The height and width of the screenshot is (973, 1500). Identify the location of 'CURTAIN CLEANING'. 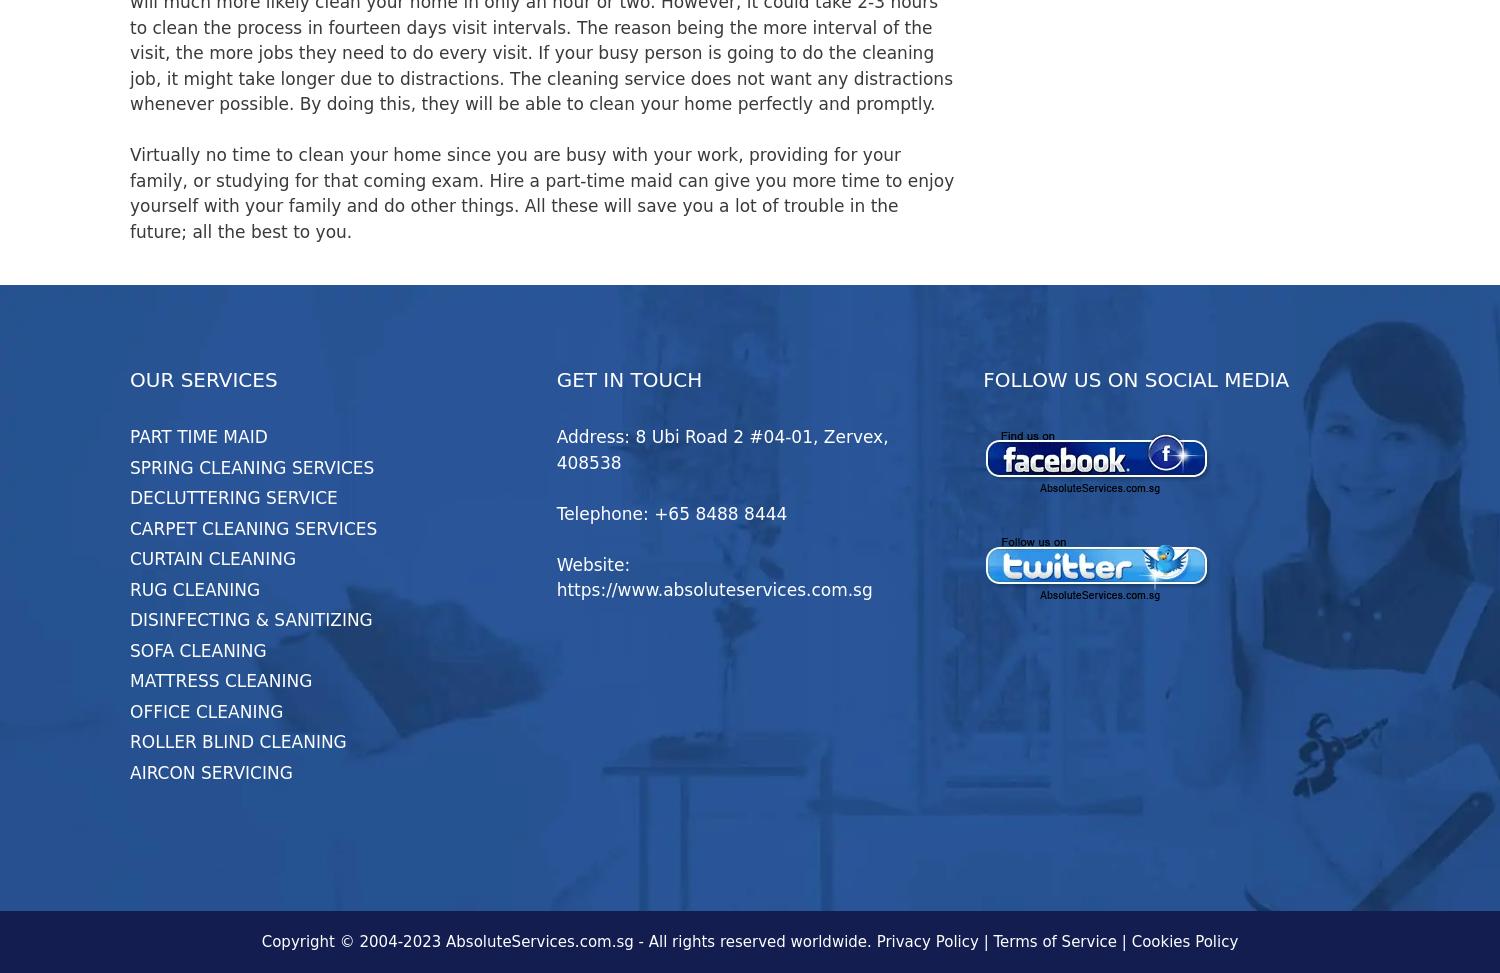
(211, 558).